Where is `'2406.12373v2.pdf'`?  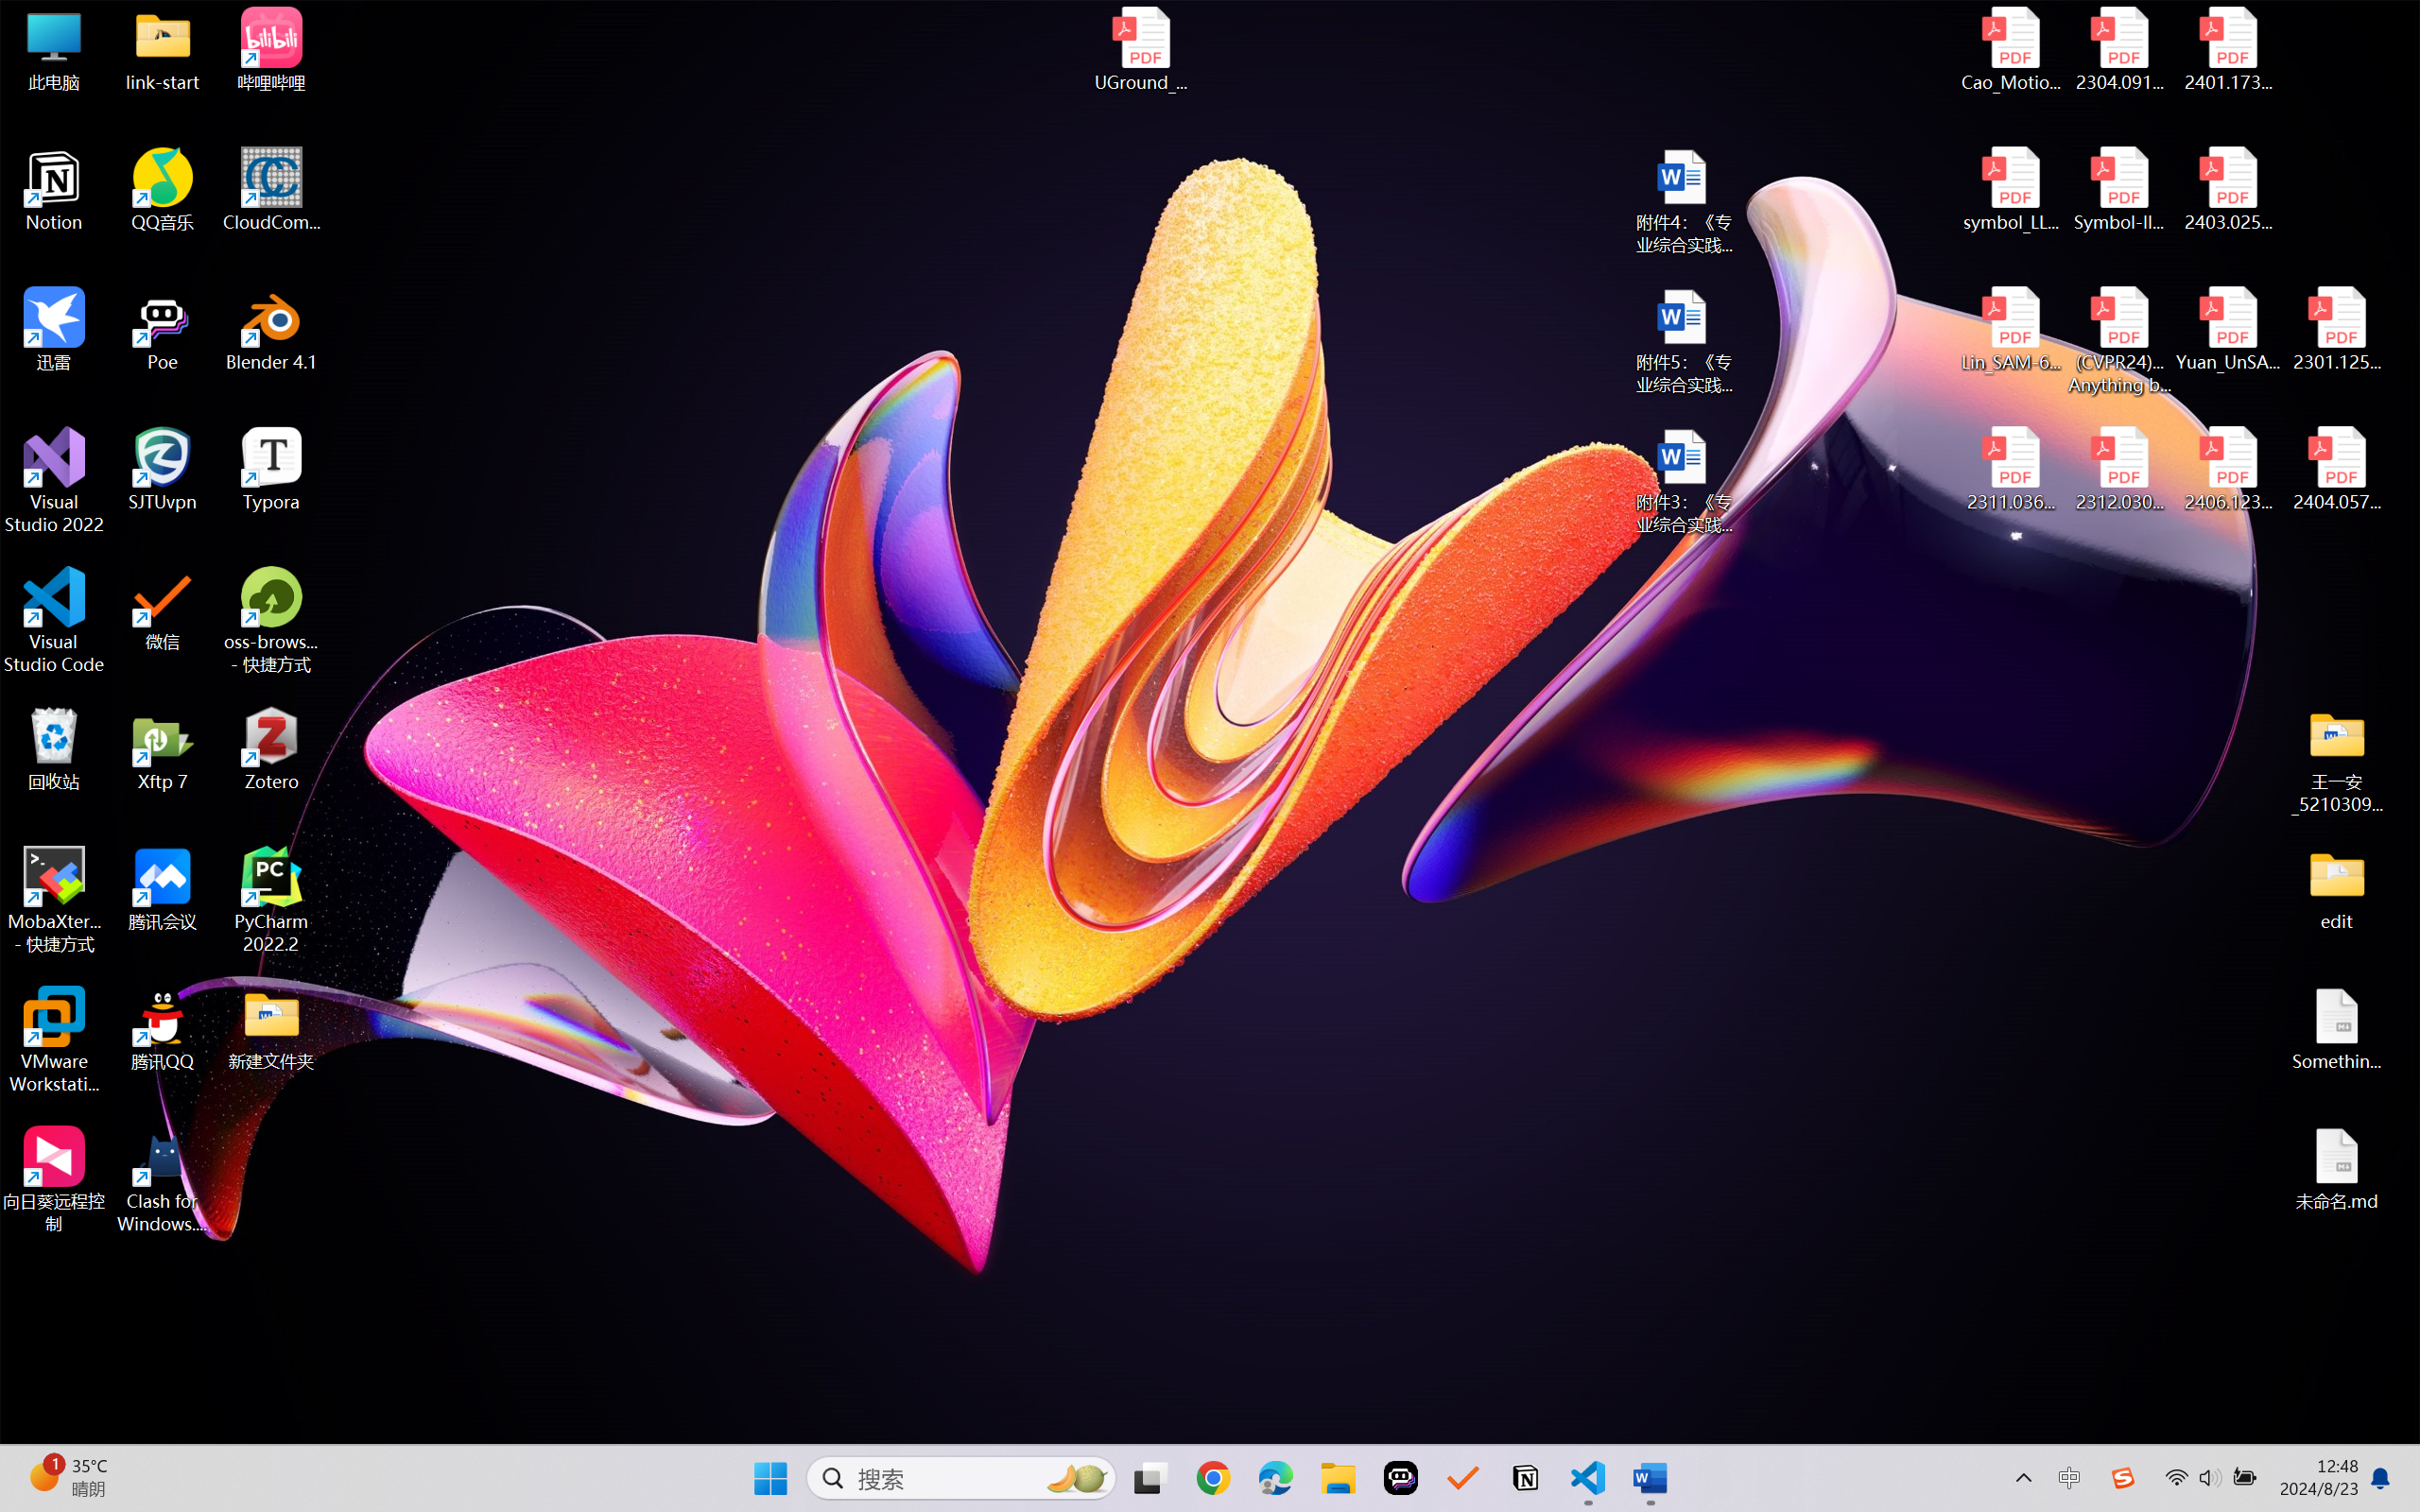
'2406.12373v2.pdf' is located at coordinates (2226, 469).